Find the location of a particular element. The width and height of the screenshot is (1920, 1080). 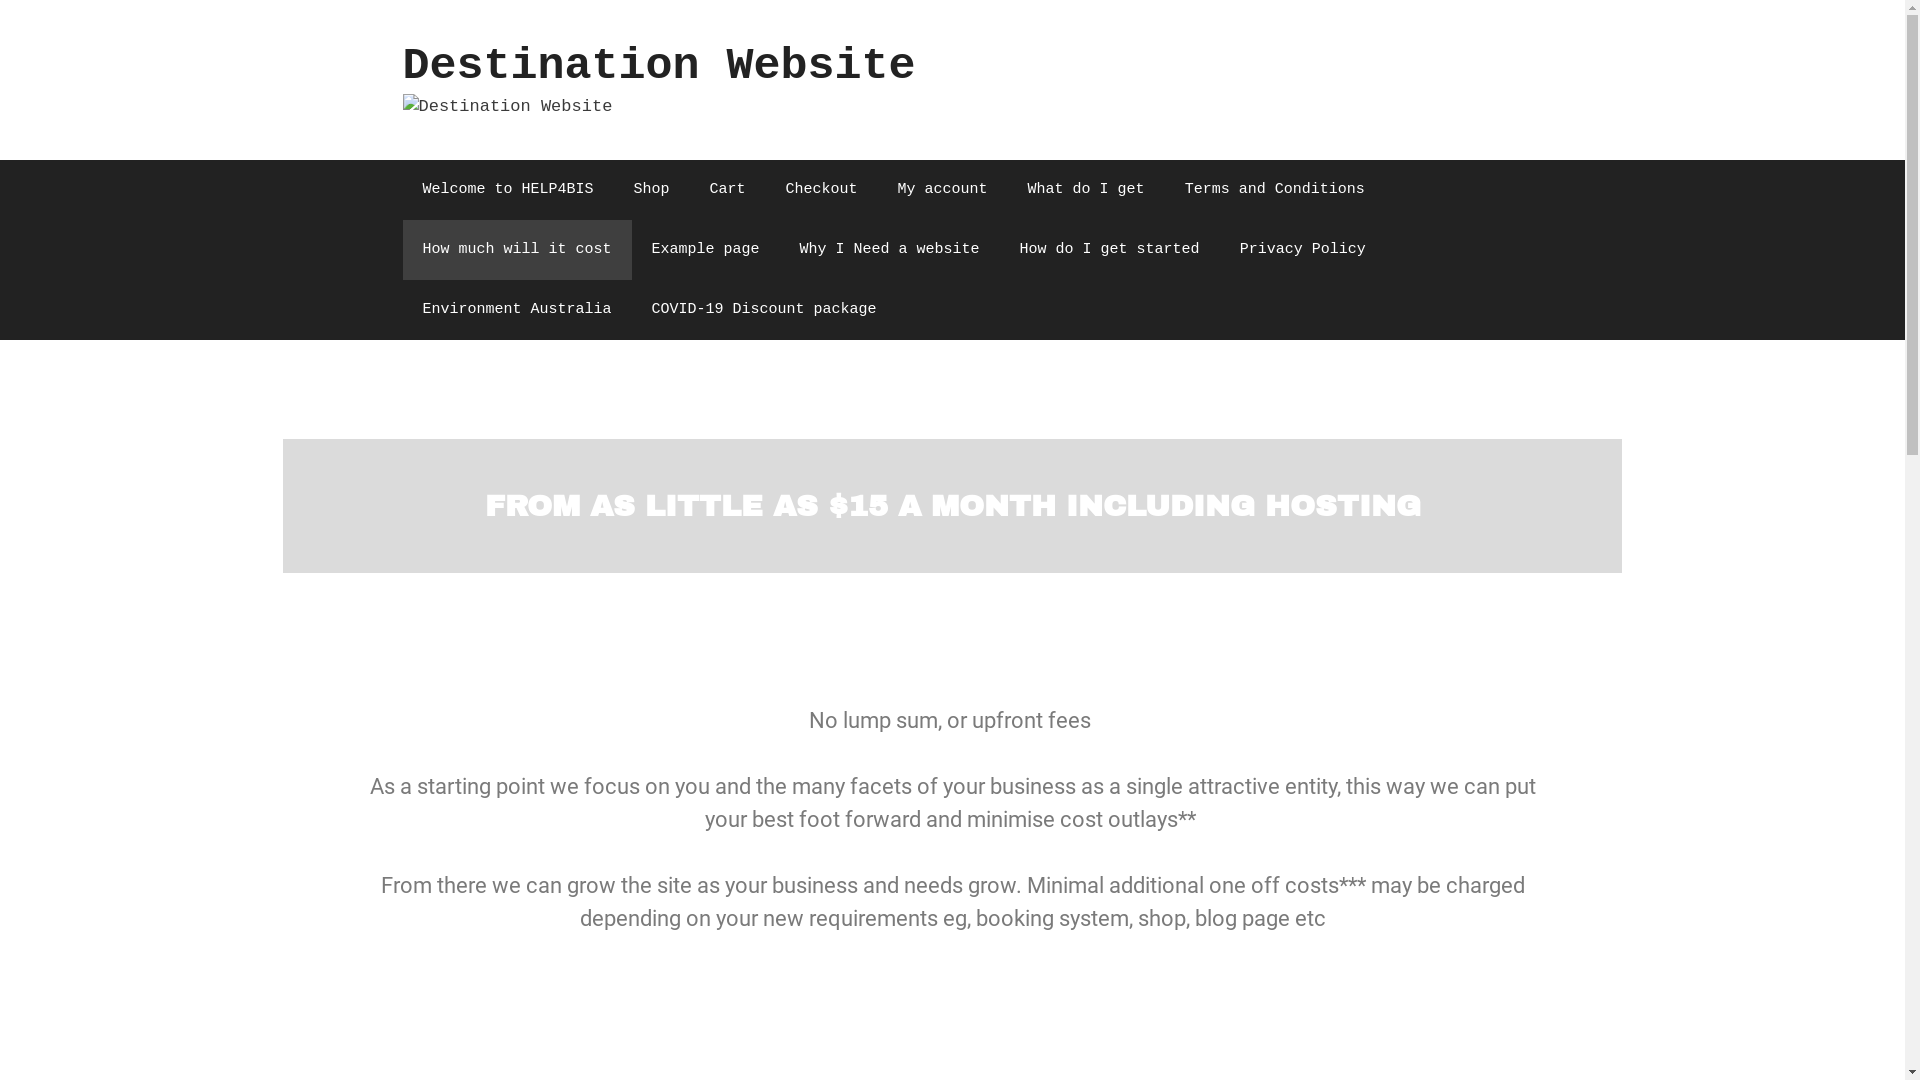

'COVID-19 Discount package' is located at coordinates (763, 309).